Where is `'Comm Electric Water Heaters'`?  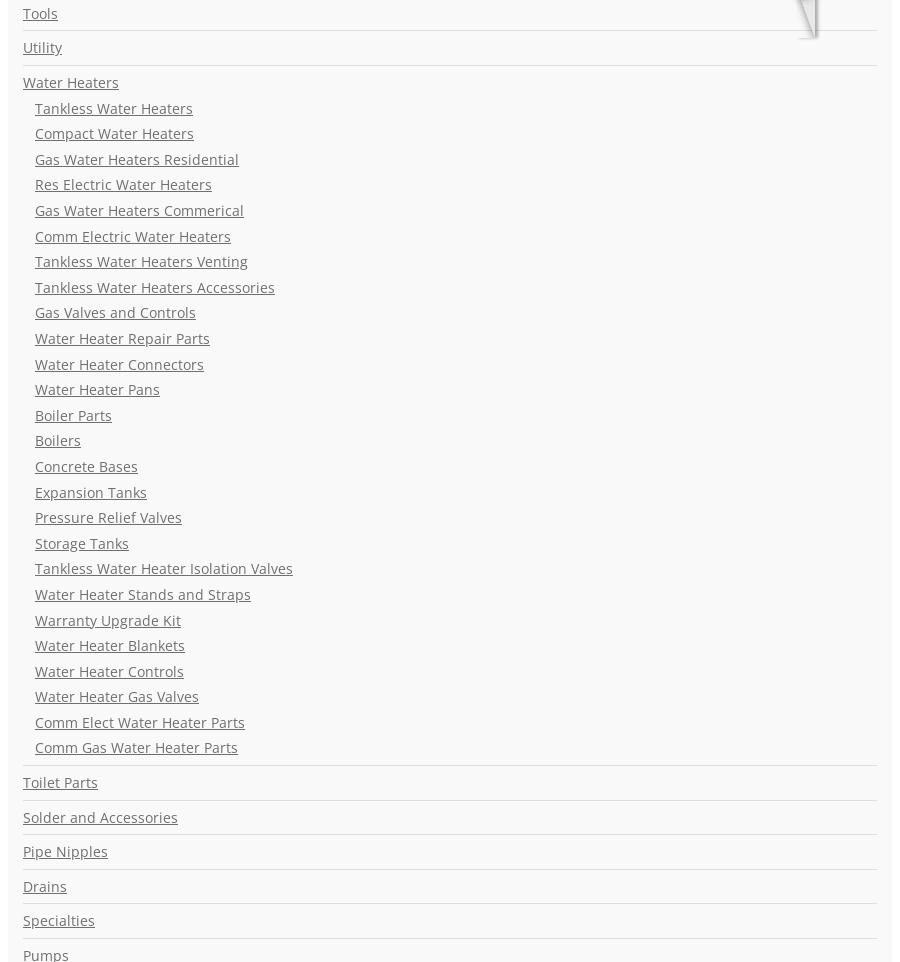
'Comm Electric Water Heaters' is located at coordinates (133, 234).